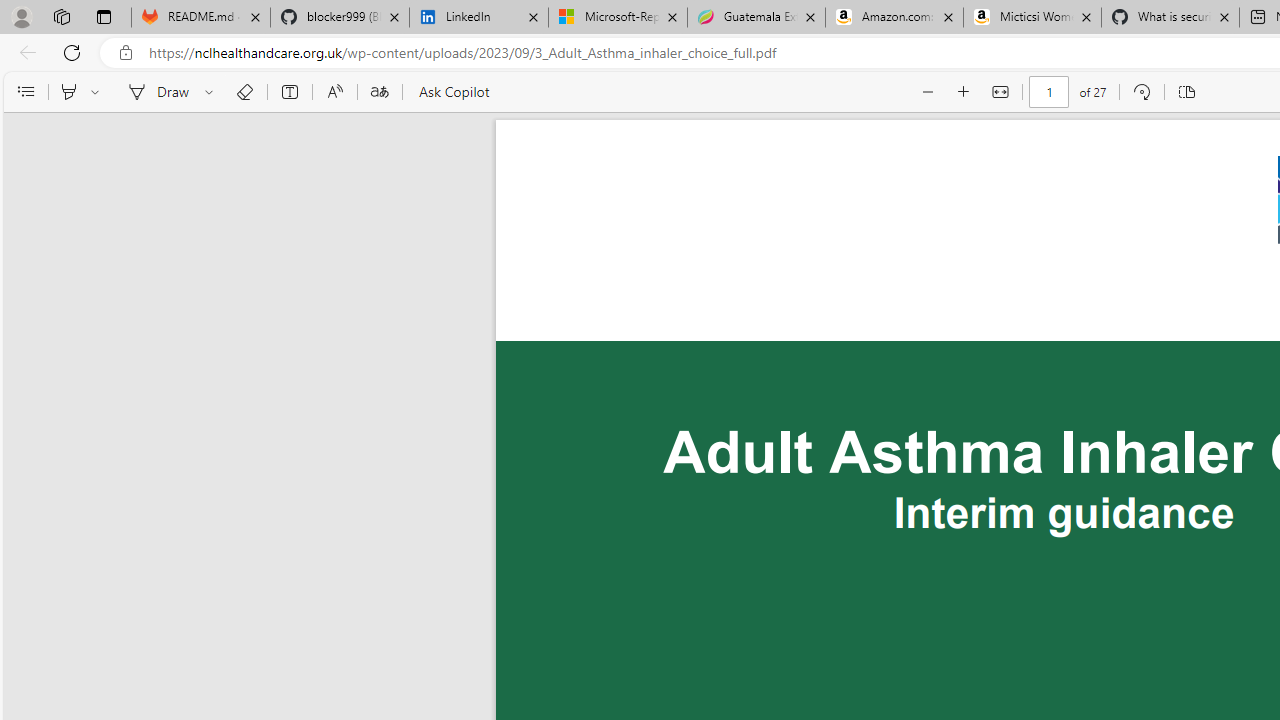 This screenshot has height=720, width=1280. Describe the element at coordinates (617, 17) in the screenshot. I see `'Microsoft-Report a Concern to Bing'` at that location.